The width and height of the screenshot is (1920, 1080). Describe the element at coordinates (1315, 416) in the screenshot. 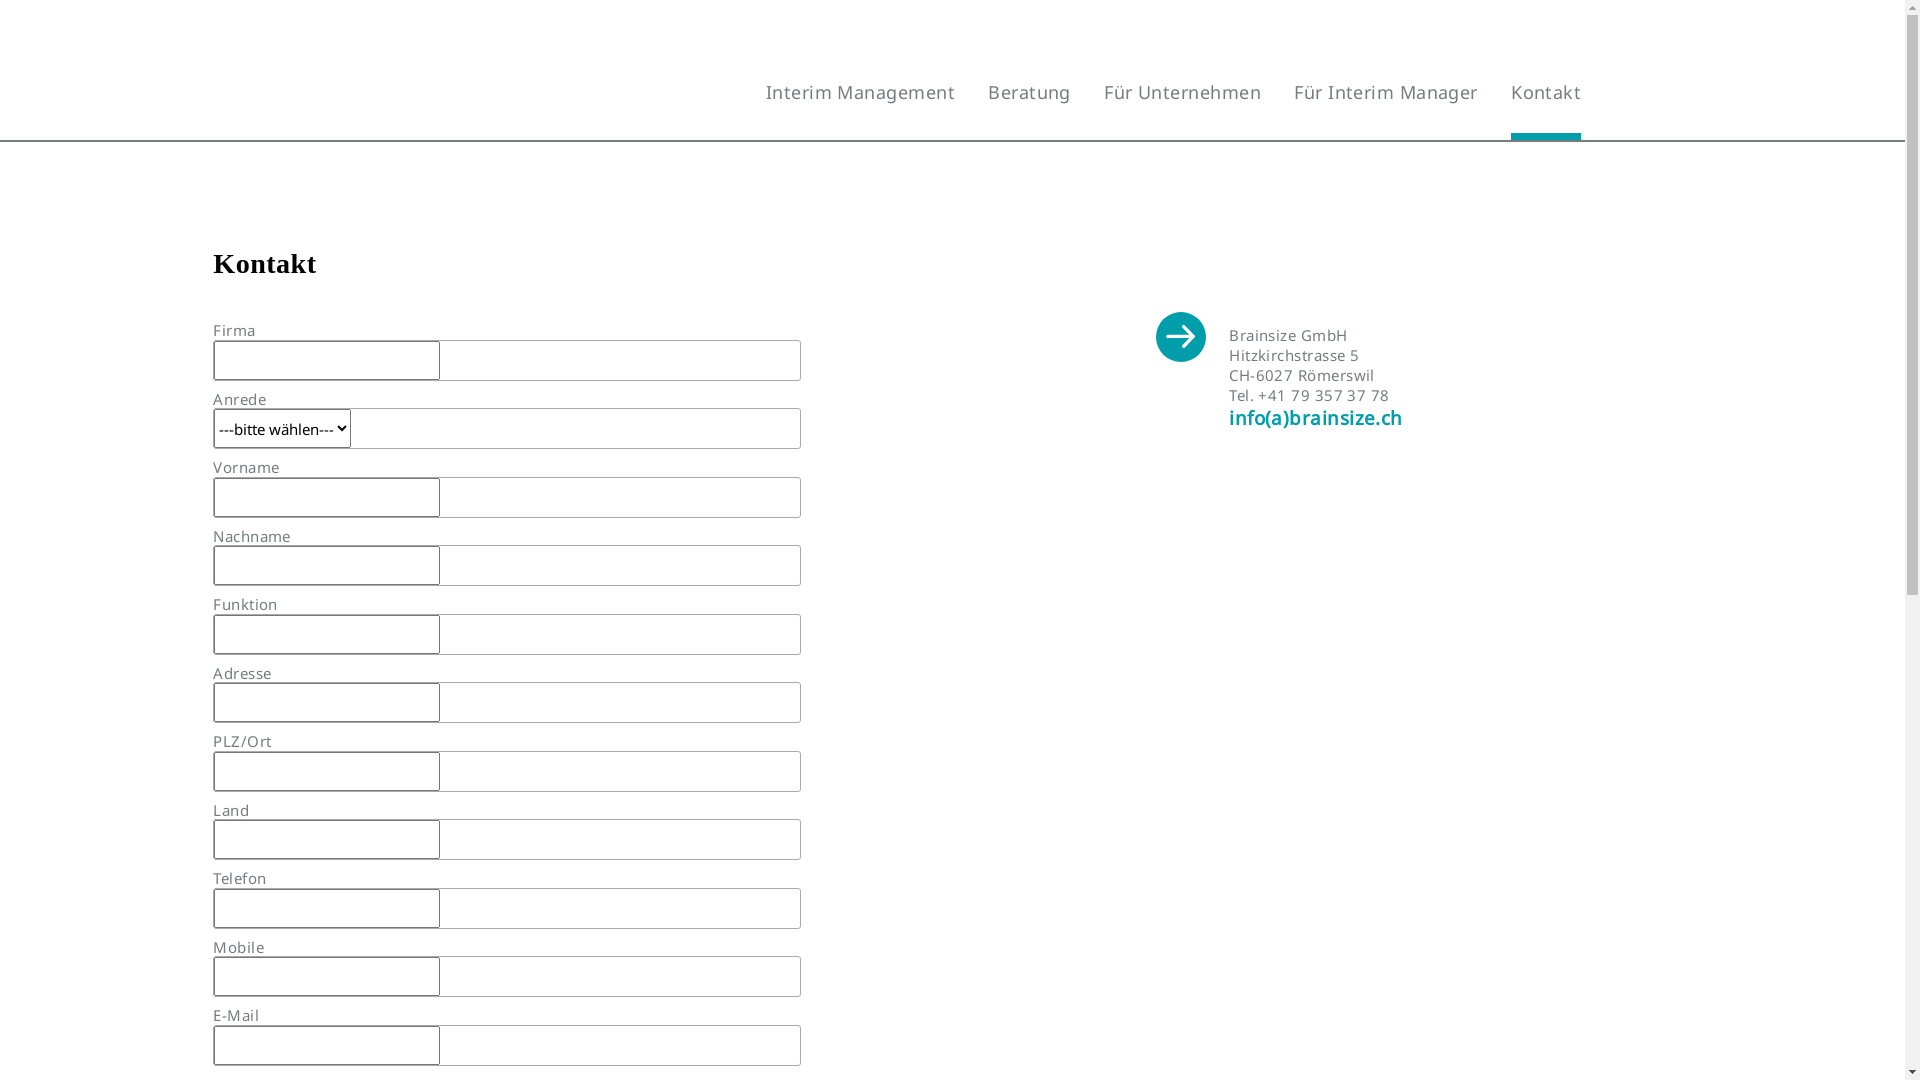

I see `'info(a)brainsize.ch'` at that location.